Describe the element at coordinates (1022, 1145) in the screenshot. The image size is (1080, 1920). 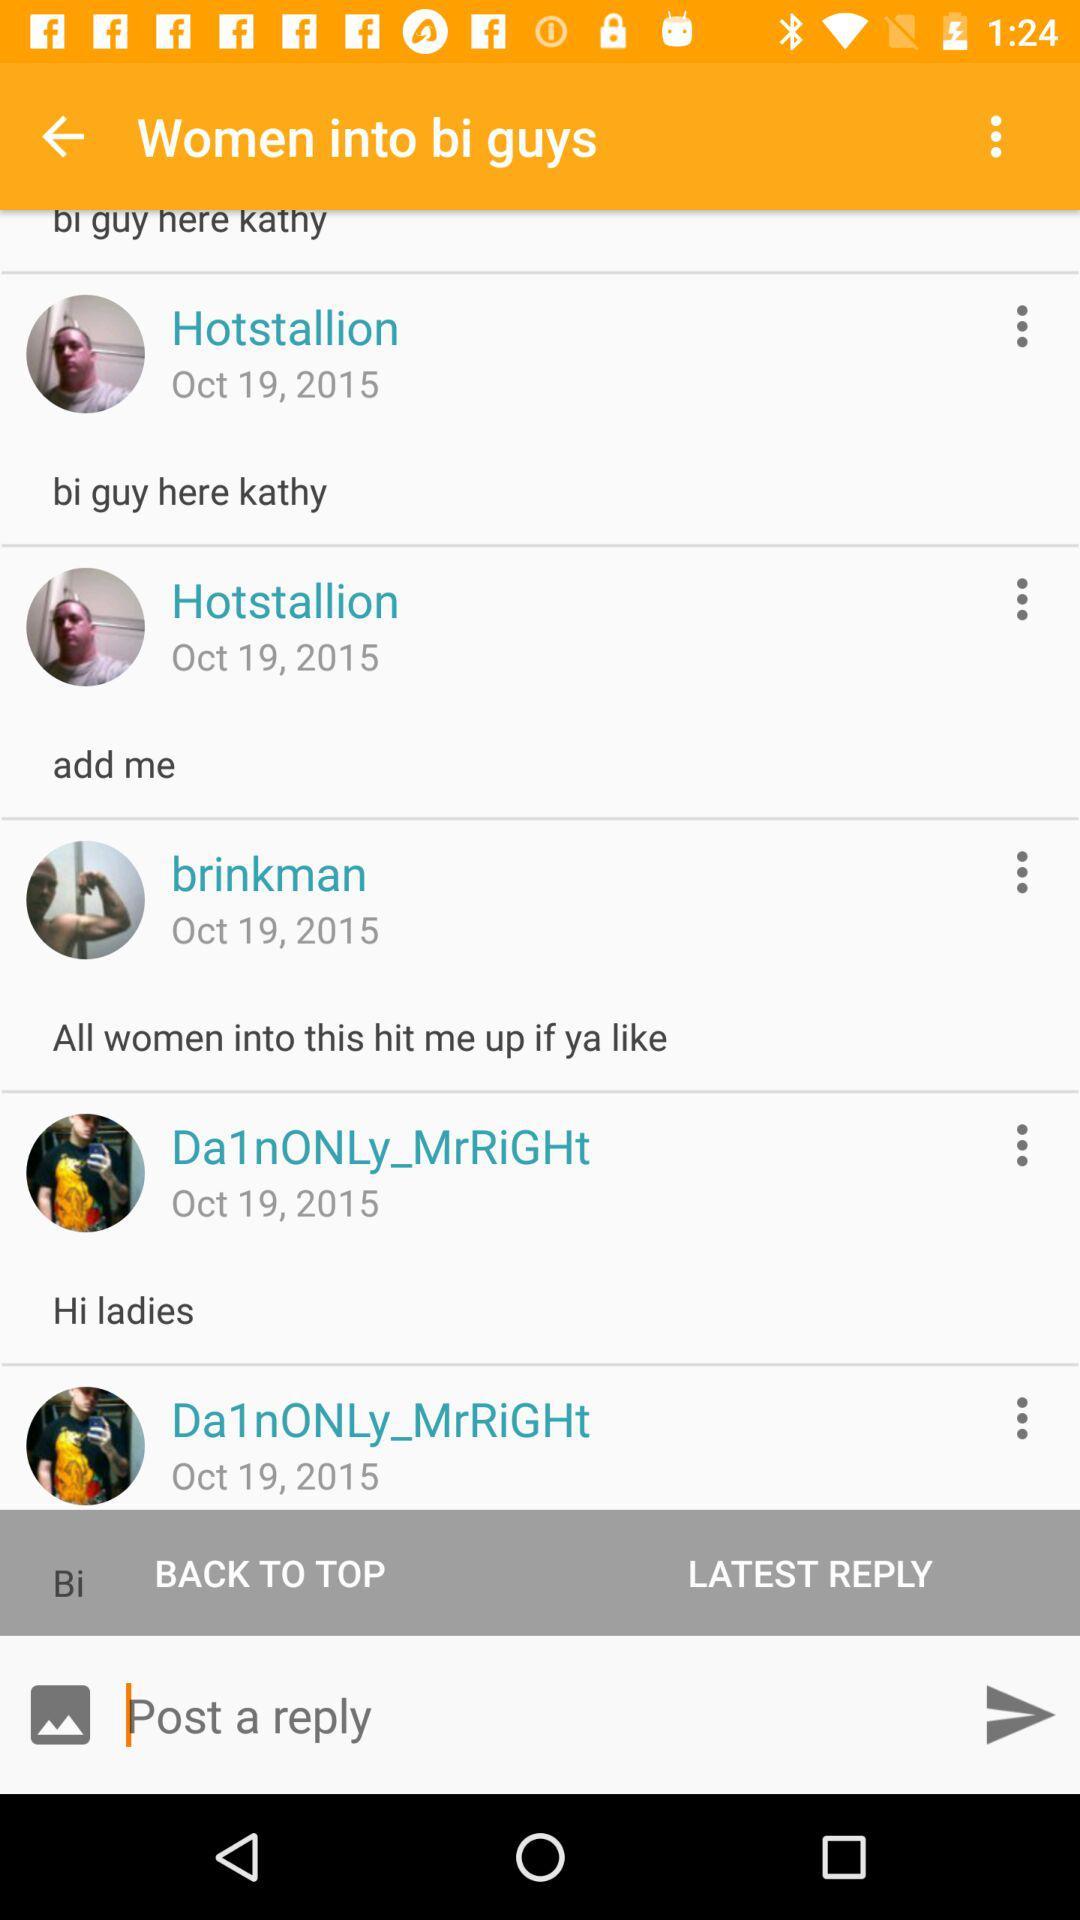
I see `show details` at that location.